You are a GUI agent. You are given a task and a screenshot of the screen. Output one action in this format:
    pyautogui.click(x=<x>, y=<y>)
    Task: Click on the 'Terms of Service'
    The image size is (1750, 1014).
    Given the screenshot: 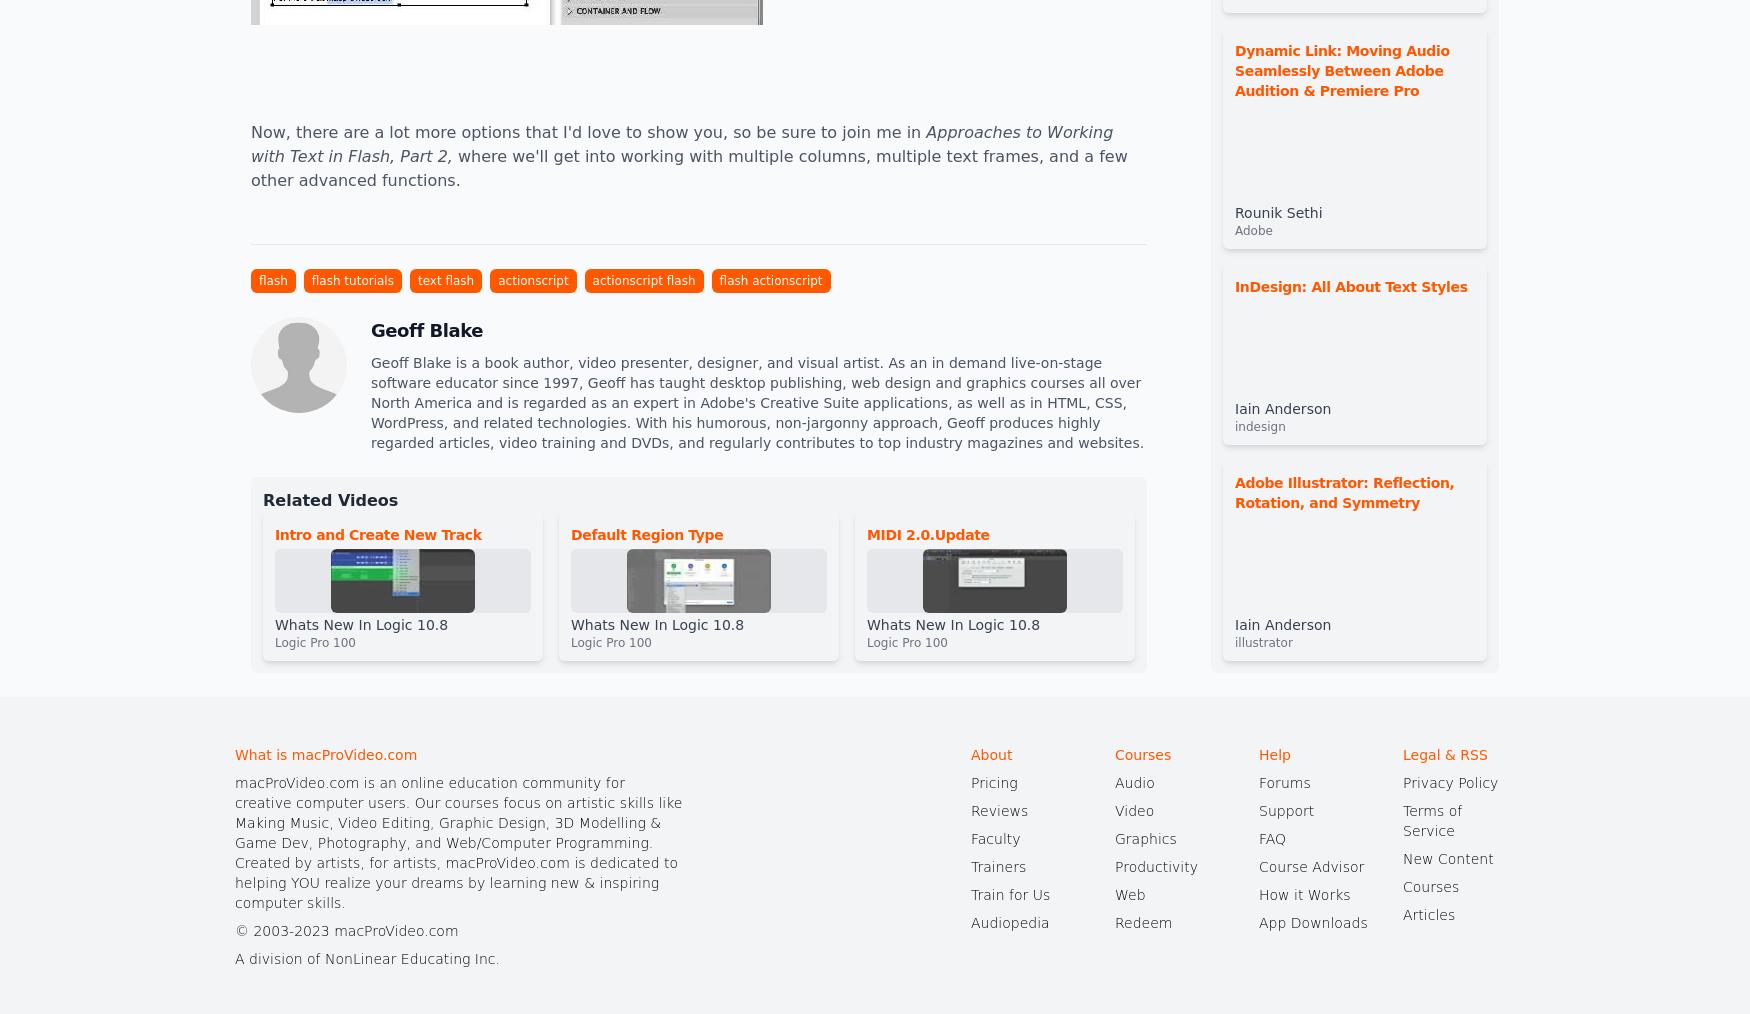 What is the action you would take?
    pyautogui.click(x=1431, y=821)
    